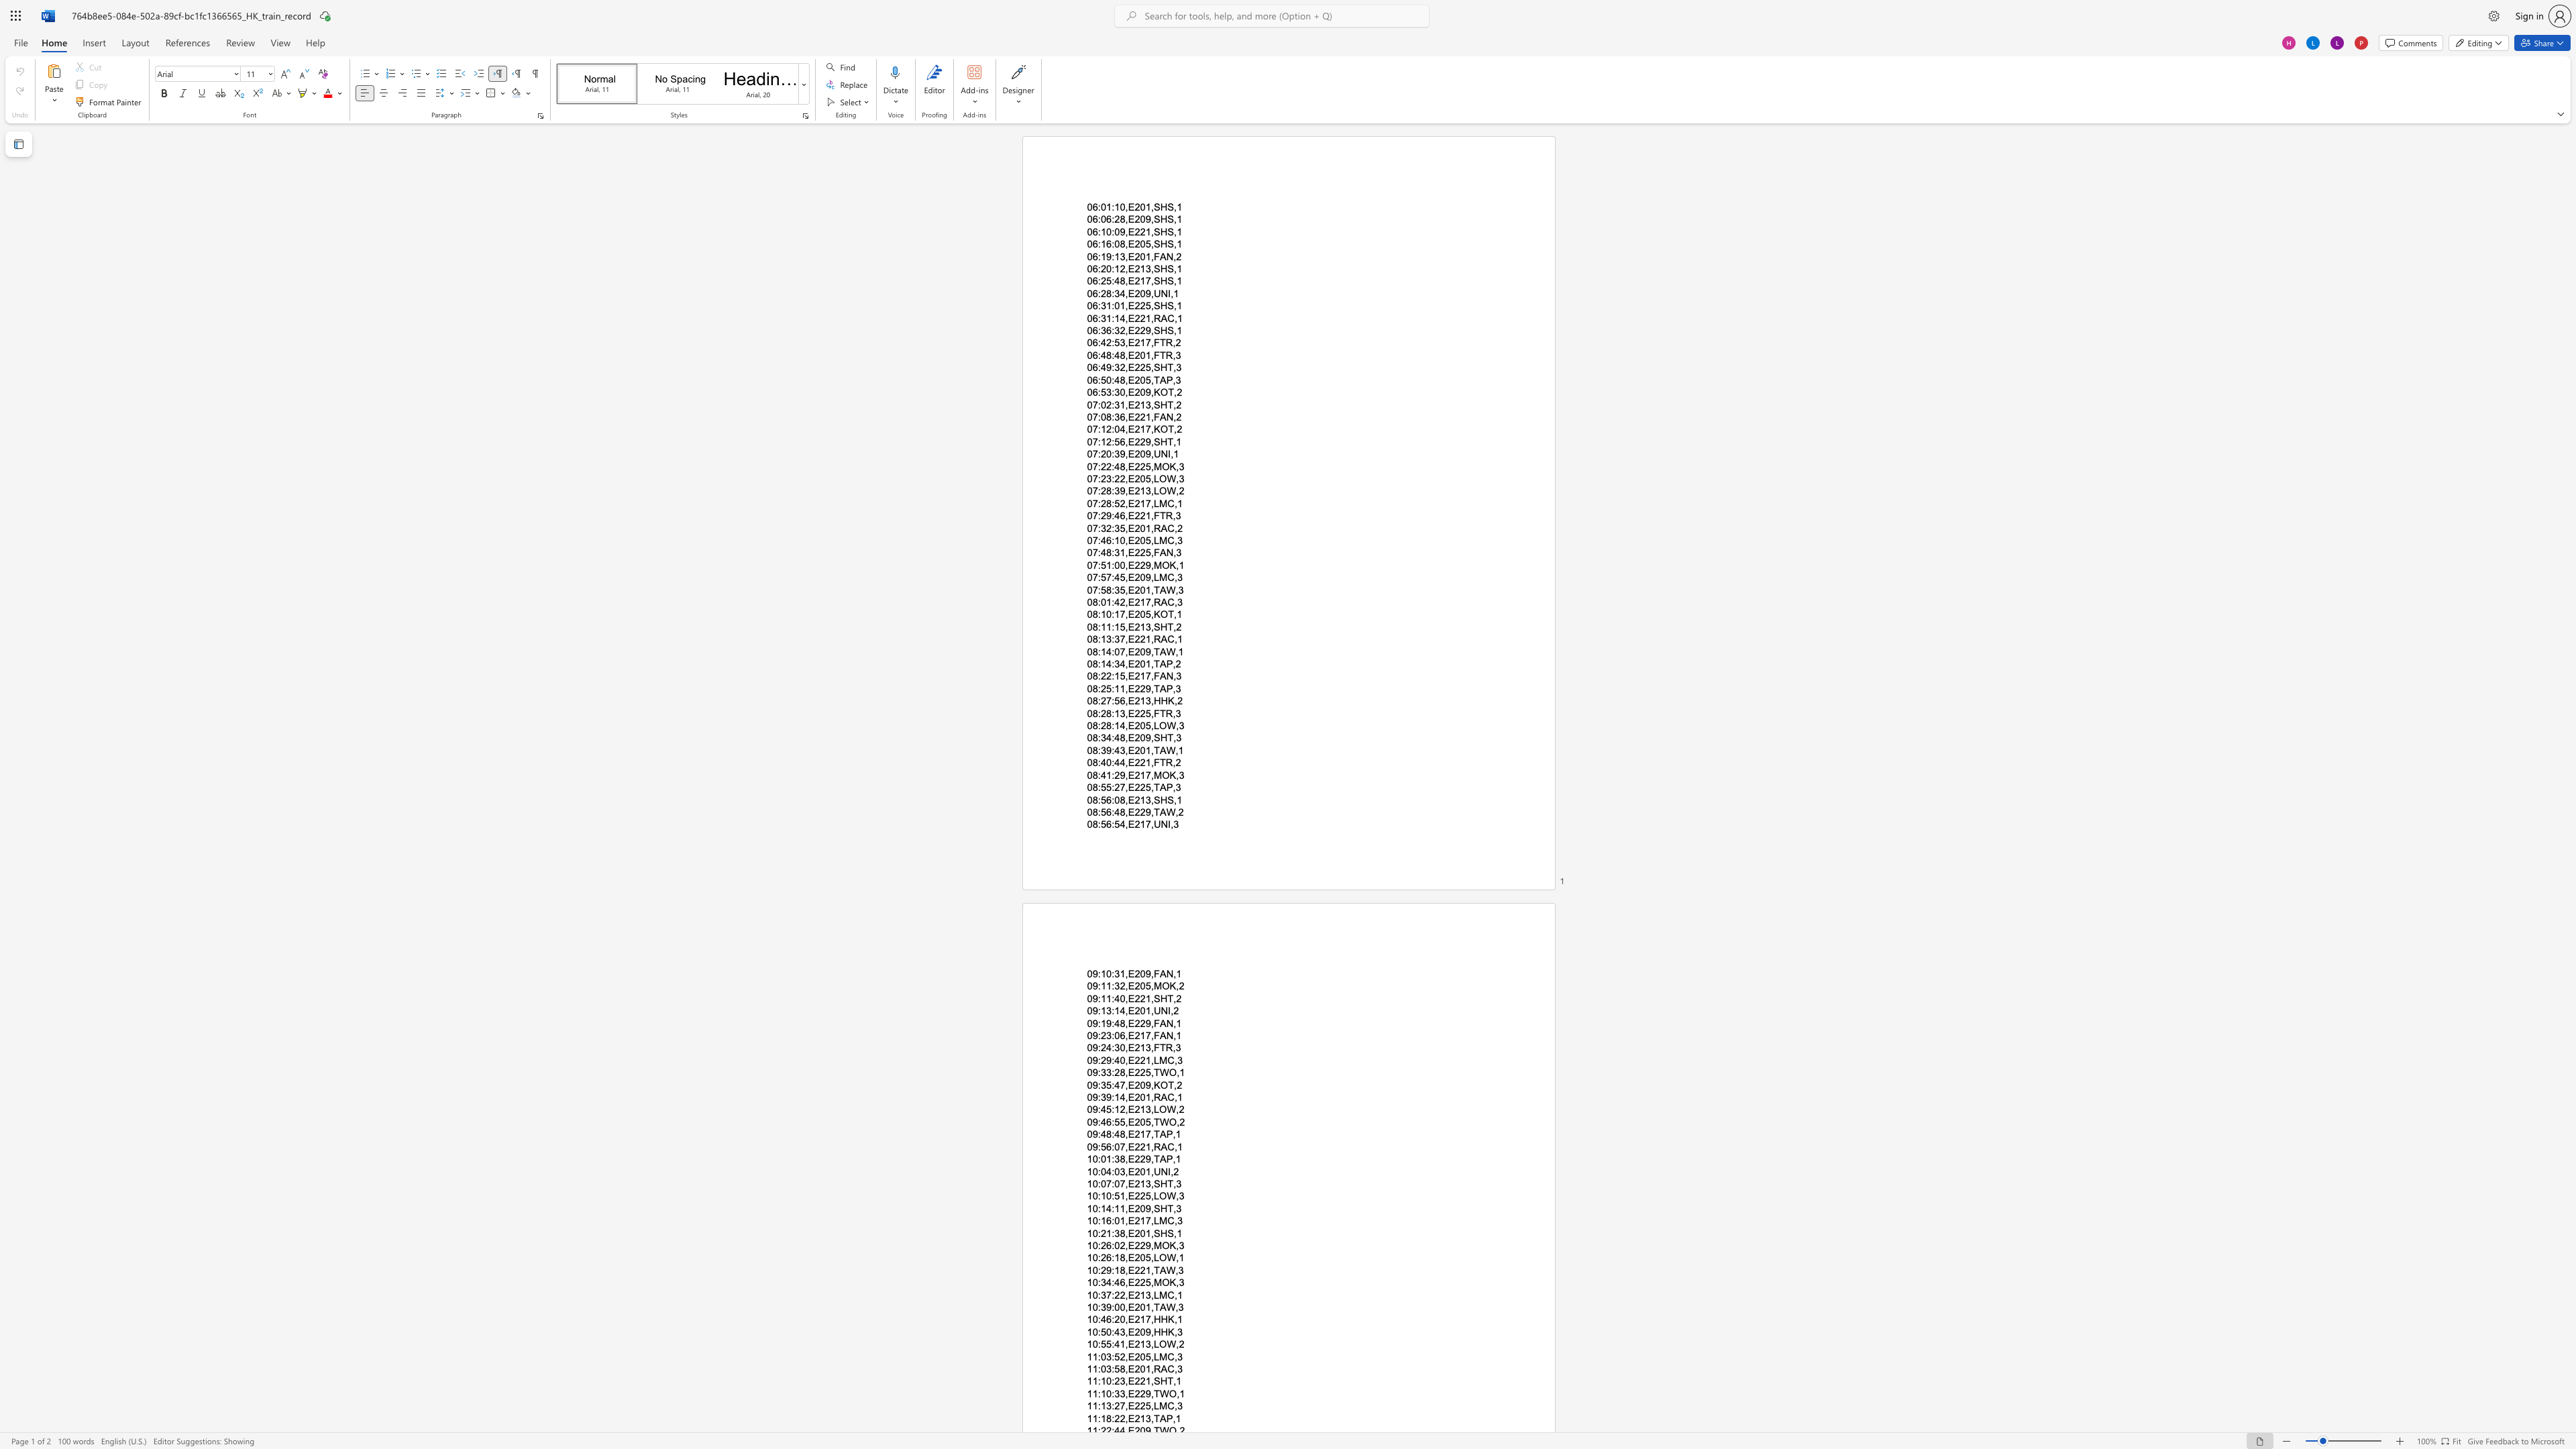 The width and height of the screenshot is (2576, 1449). I want to click on the subset text ",E20" within the text "10:04:03,E201,UNI,2", so click(1124, 1171).